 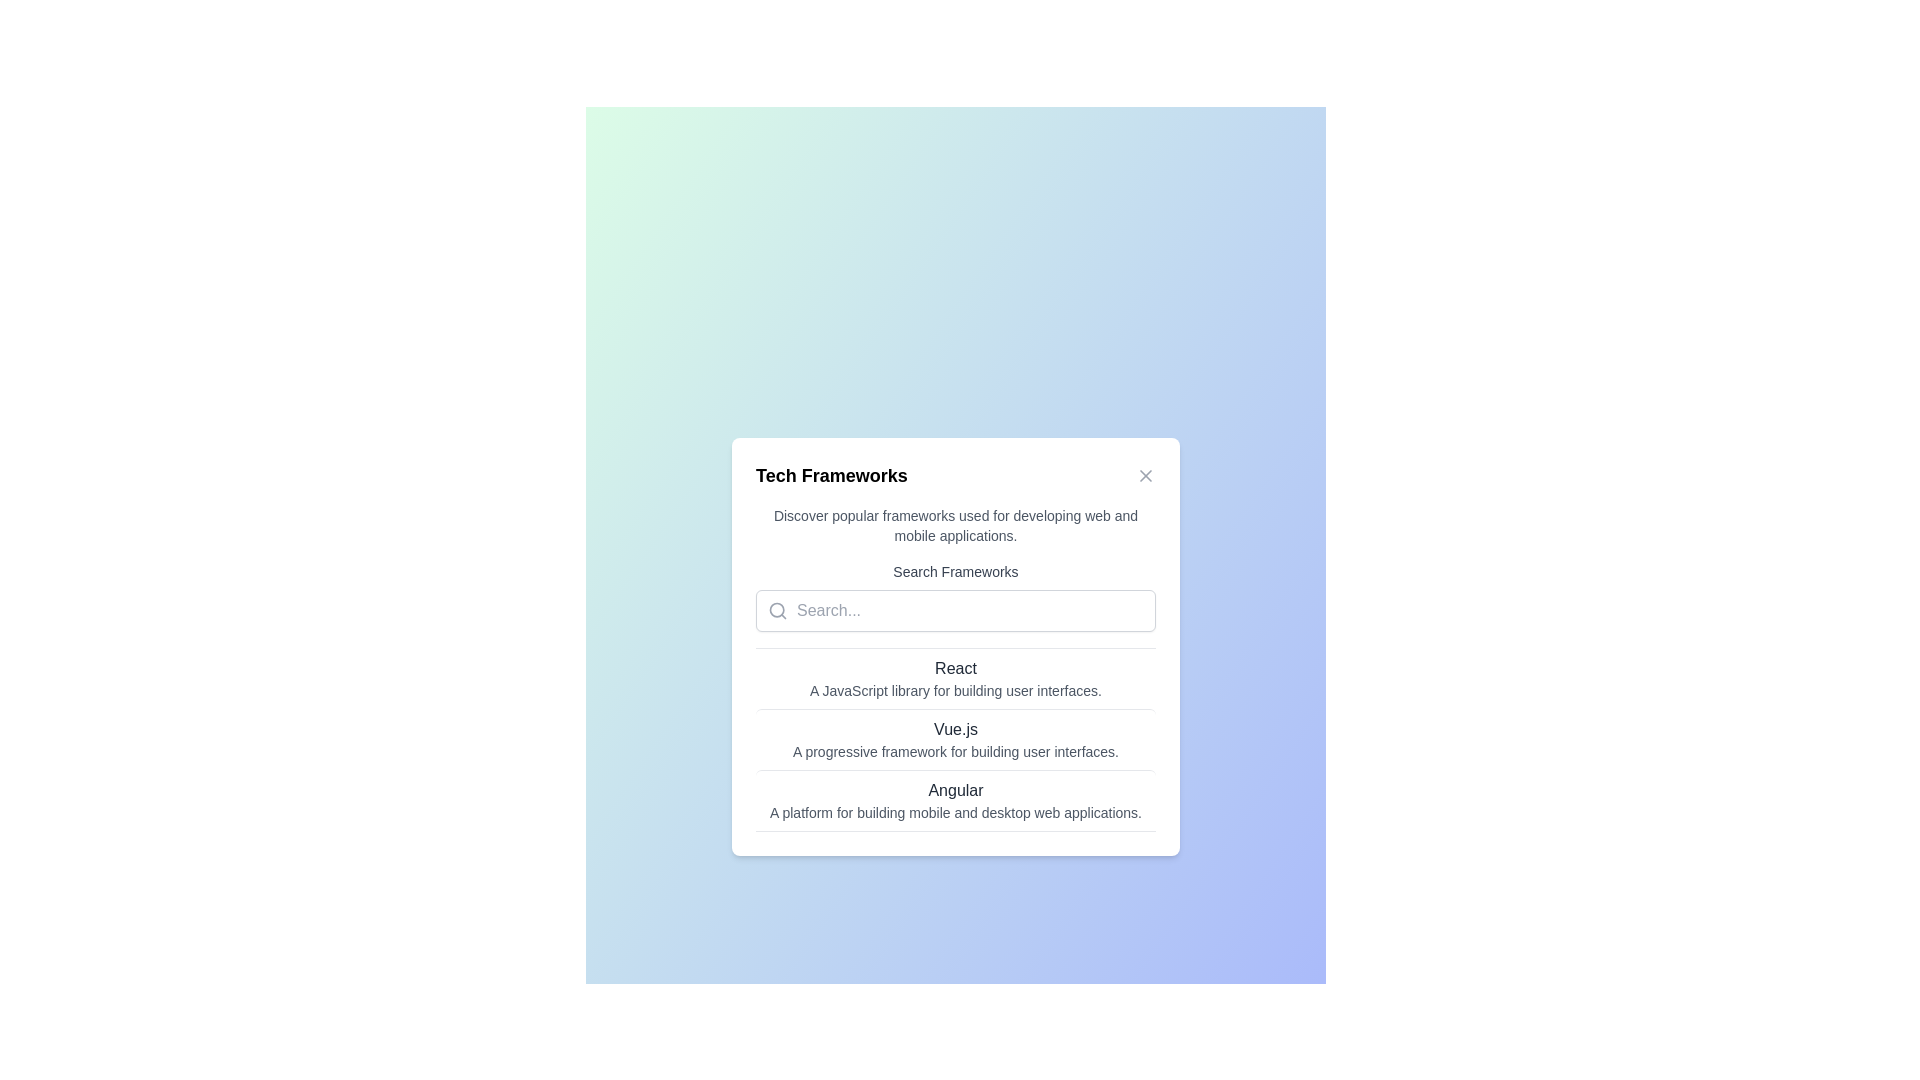 I want to click on the small circular part of the magnifying glass icon, which is located next to the search input field on the left side, so click(x=776, y=609).